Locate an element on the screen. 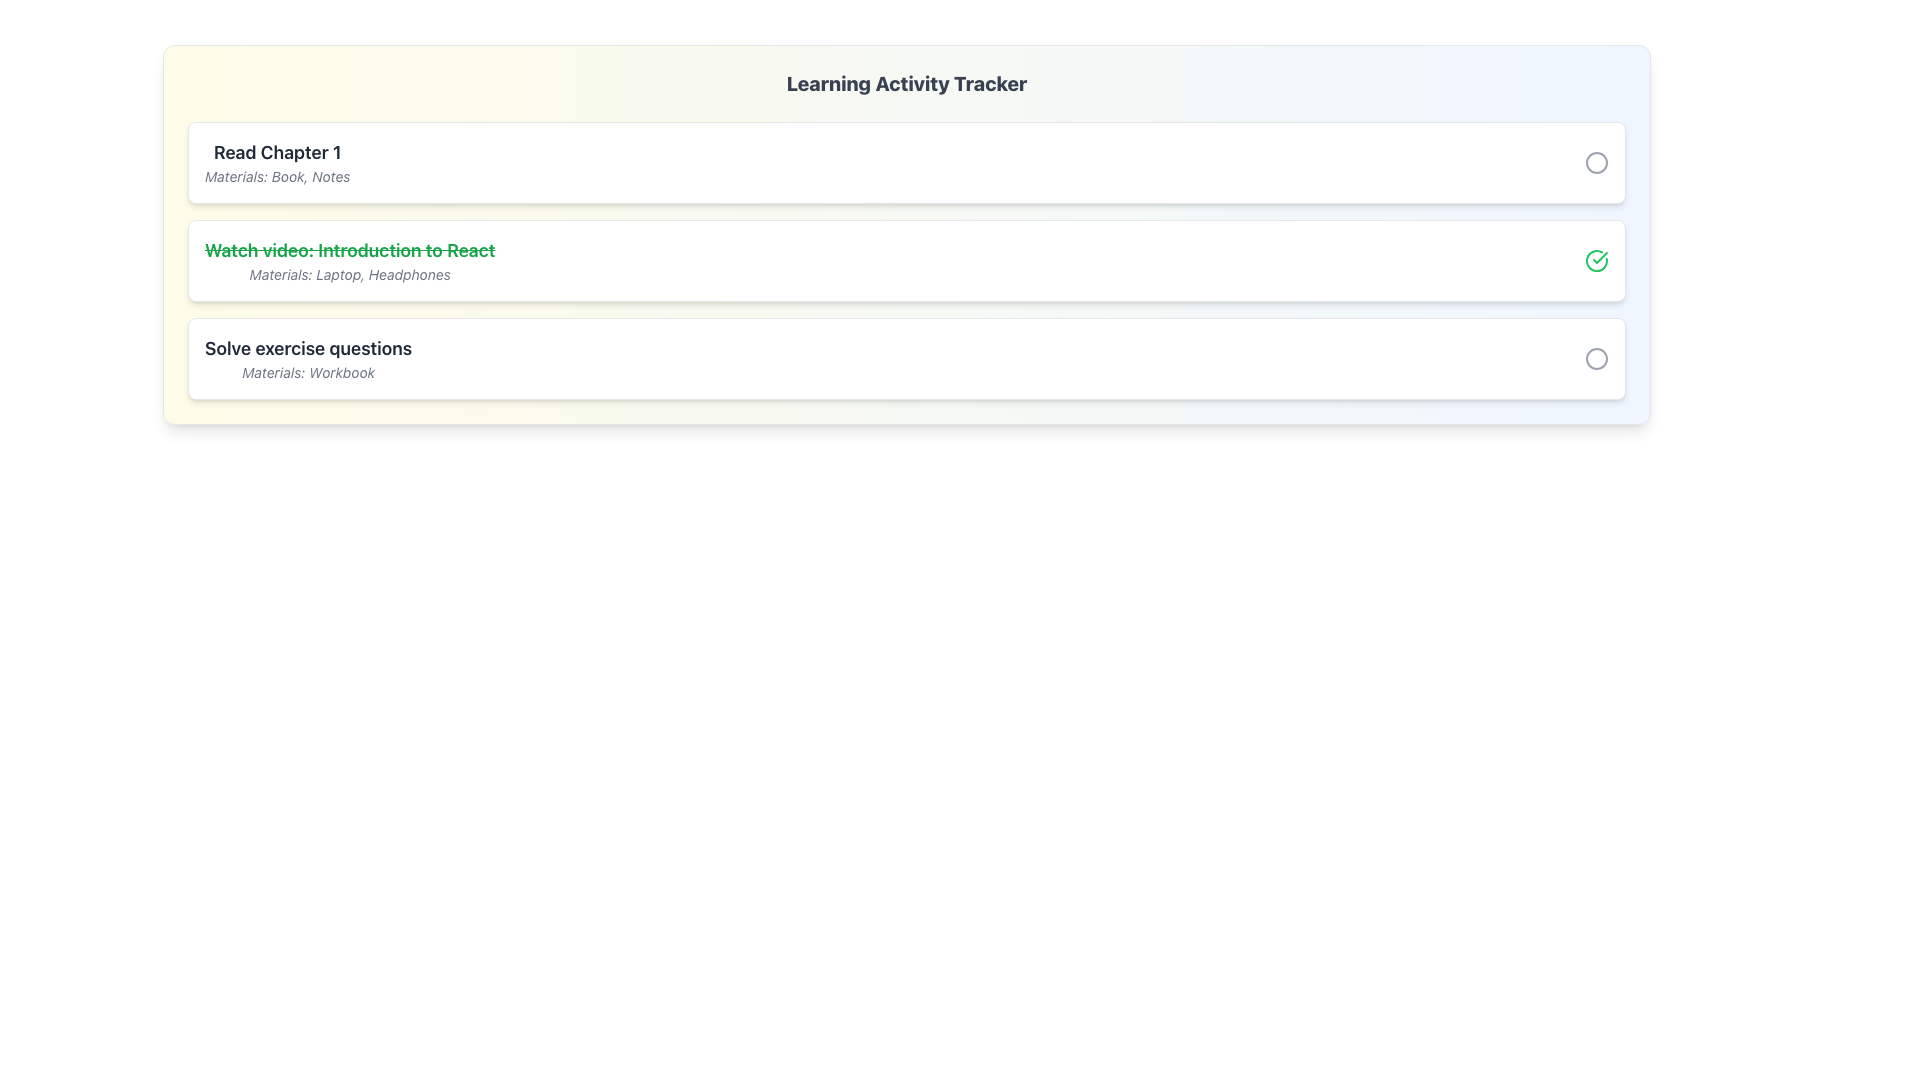 The width and height of the screenshot is (1920, 1080). the first list item in the 'Learning Activity Tracker' section that displays a task or activity for the user is located at coordinates (276, 161).